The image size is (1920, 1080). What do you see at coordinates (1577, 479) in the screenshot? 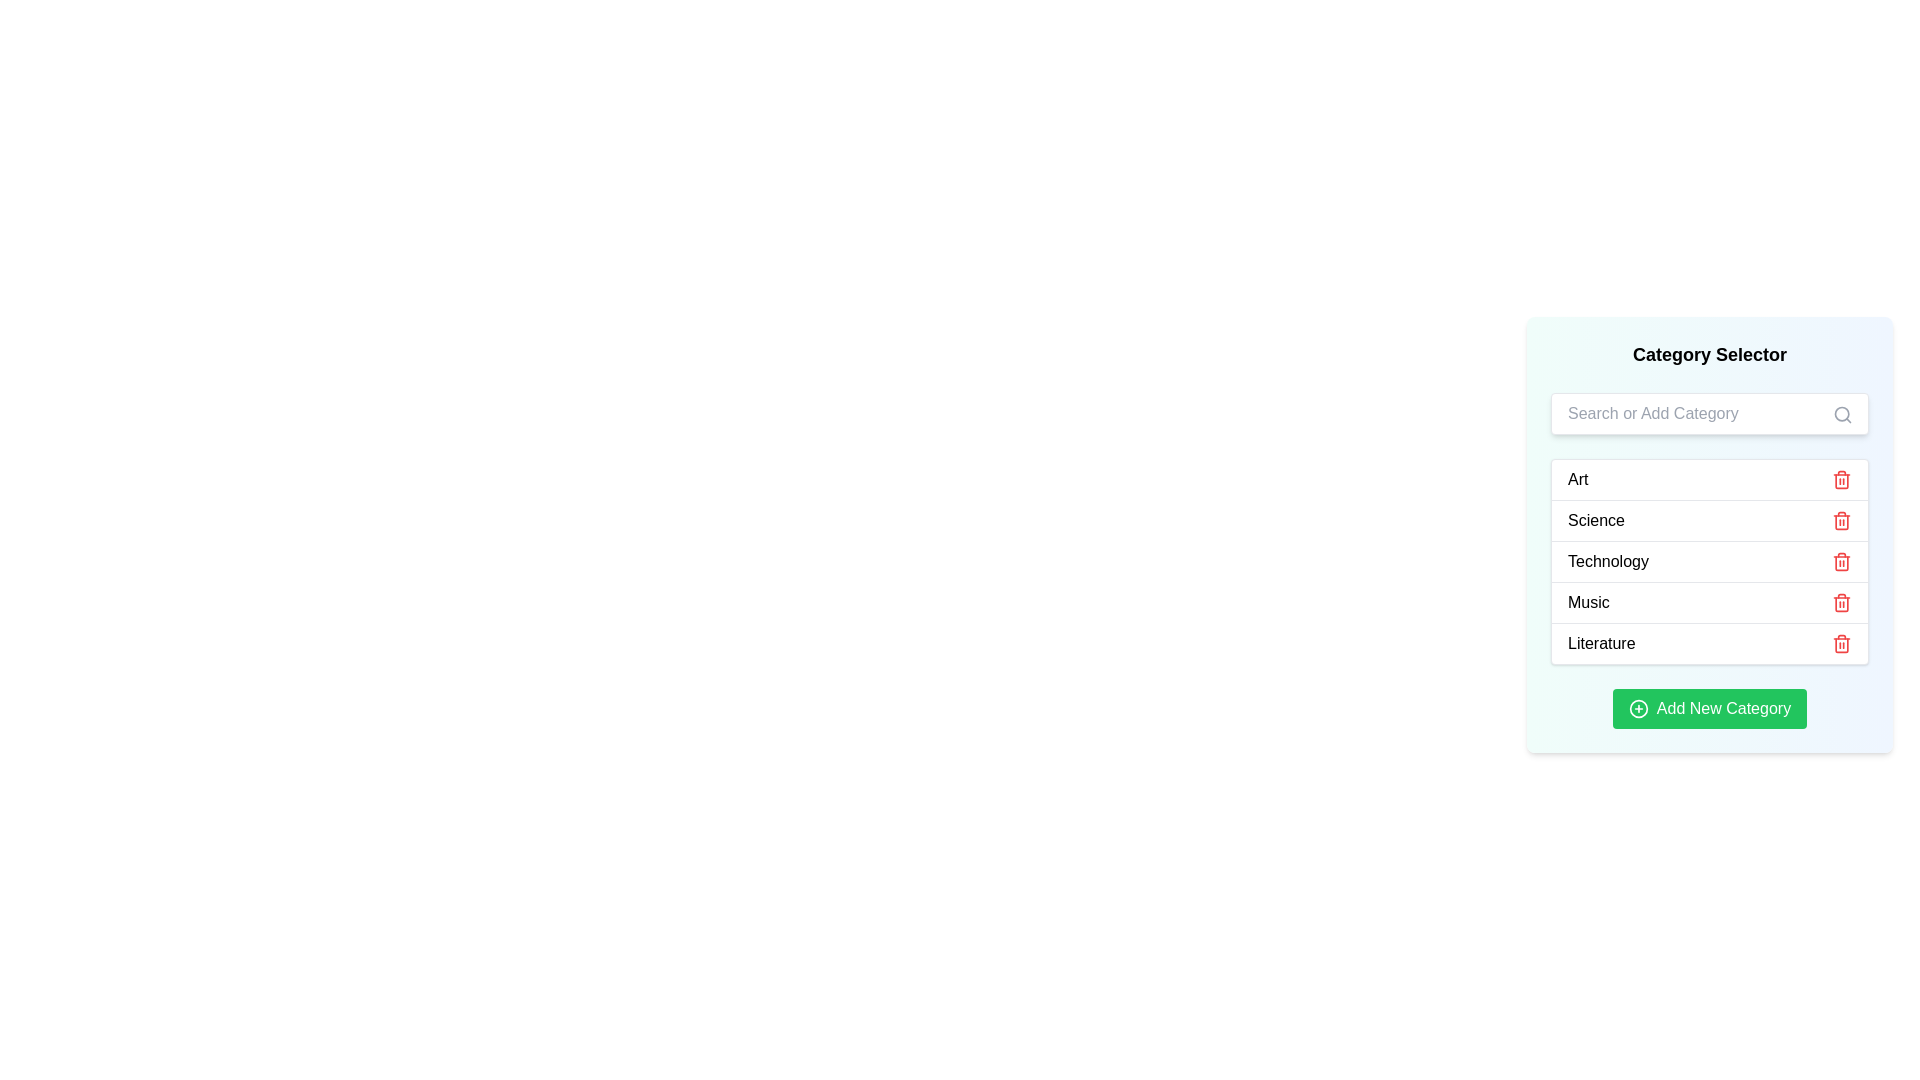
I see `the 'Art' label in the sidebar's category list, located near the top-left corner of its row, adjacent to the delete icon` at bounding box center [1577, 479].